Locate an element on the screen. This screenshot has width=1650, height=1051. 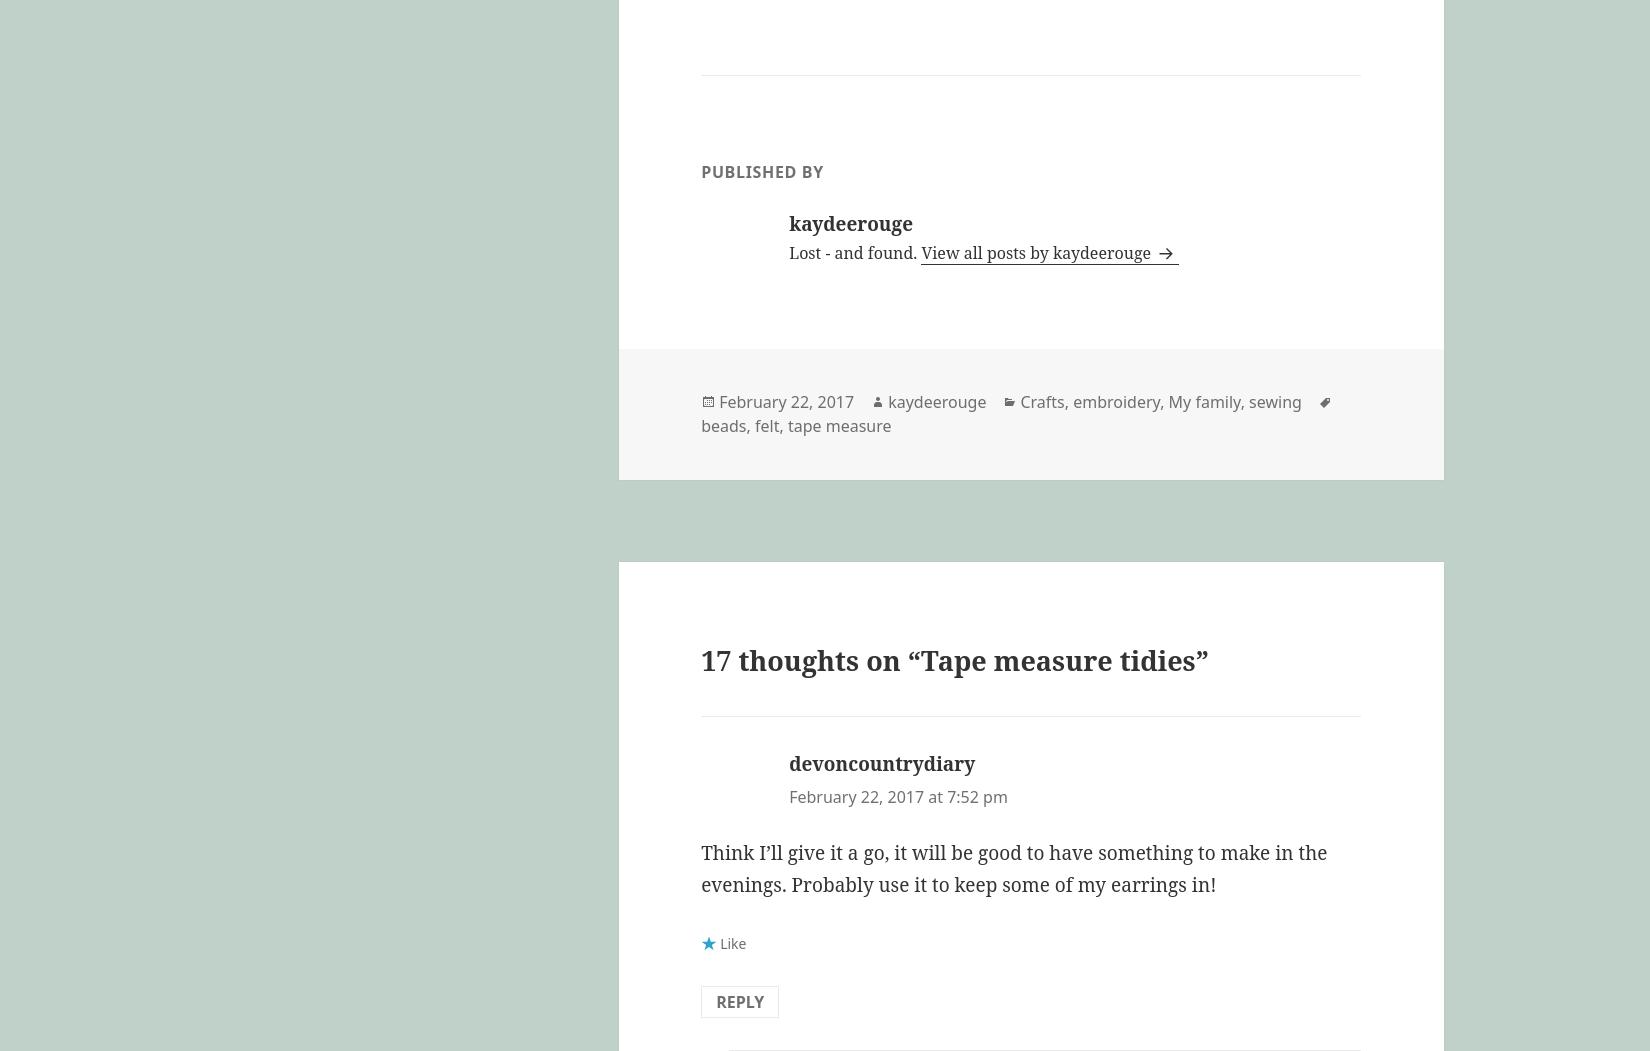
'felt' is located at coordinates (765, 425).